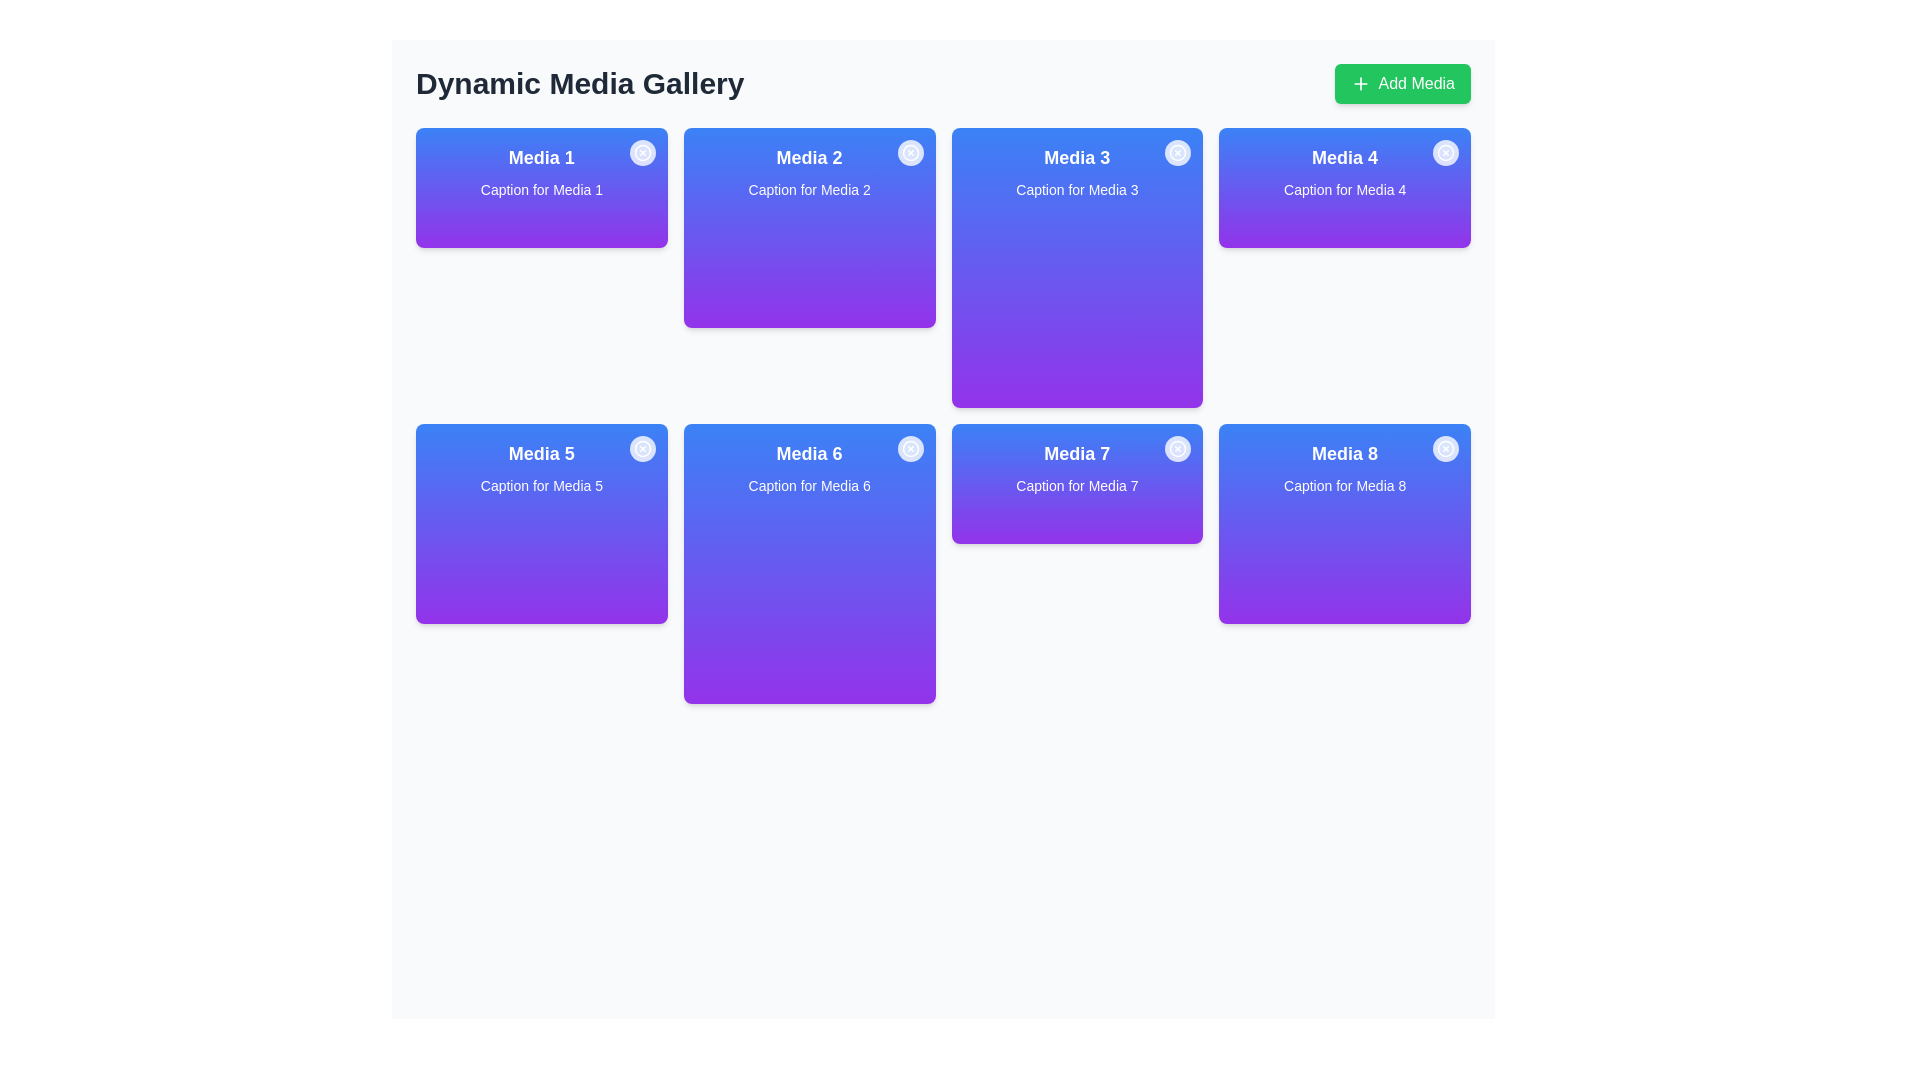  Describe the element at coordinates (1076, 189) in the screenshot. I see `the Text label located at the bottom part of the Media 3 card, which provides descriptive context for the card` at that location.